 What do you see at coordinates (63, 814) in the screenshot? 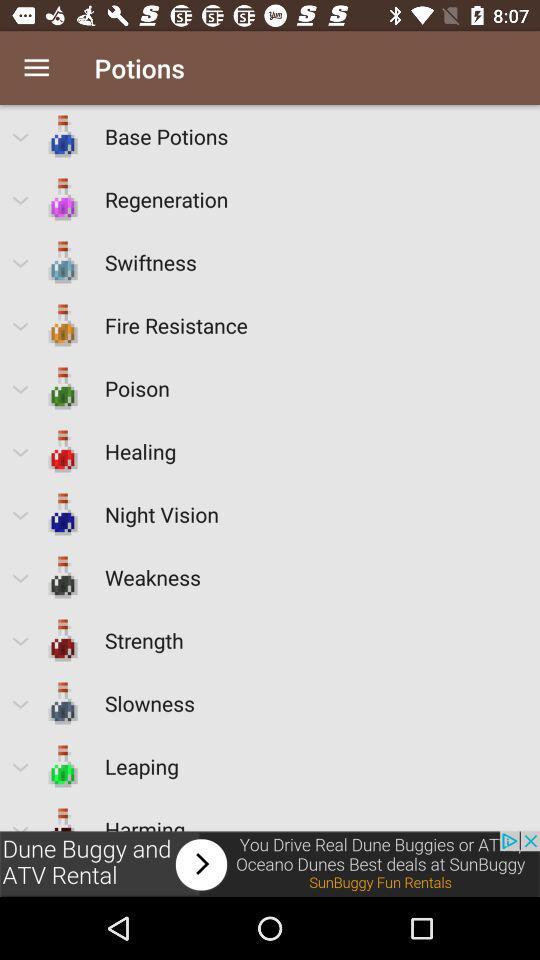
I see `the image to the left of harming text` at bounding box center [63, 814].